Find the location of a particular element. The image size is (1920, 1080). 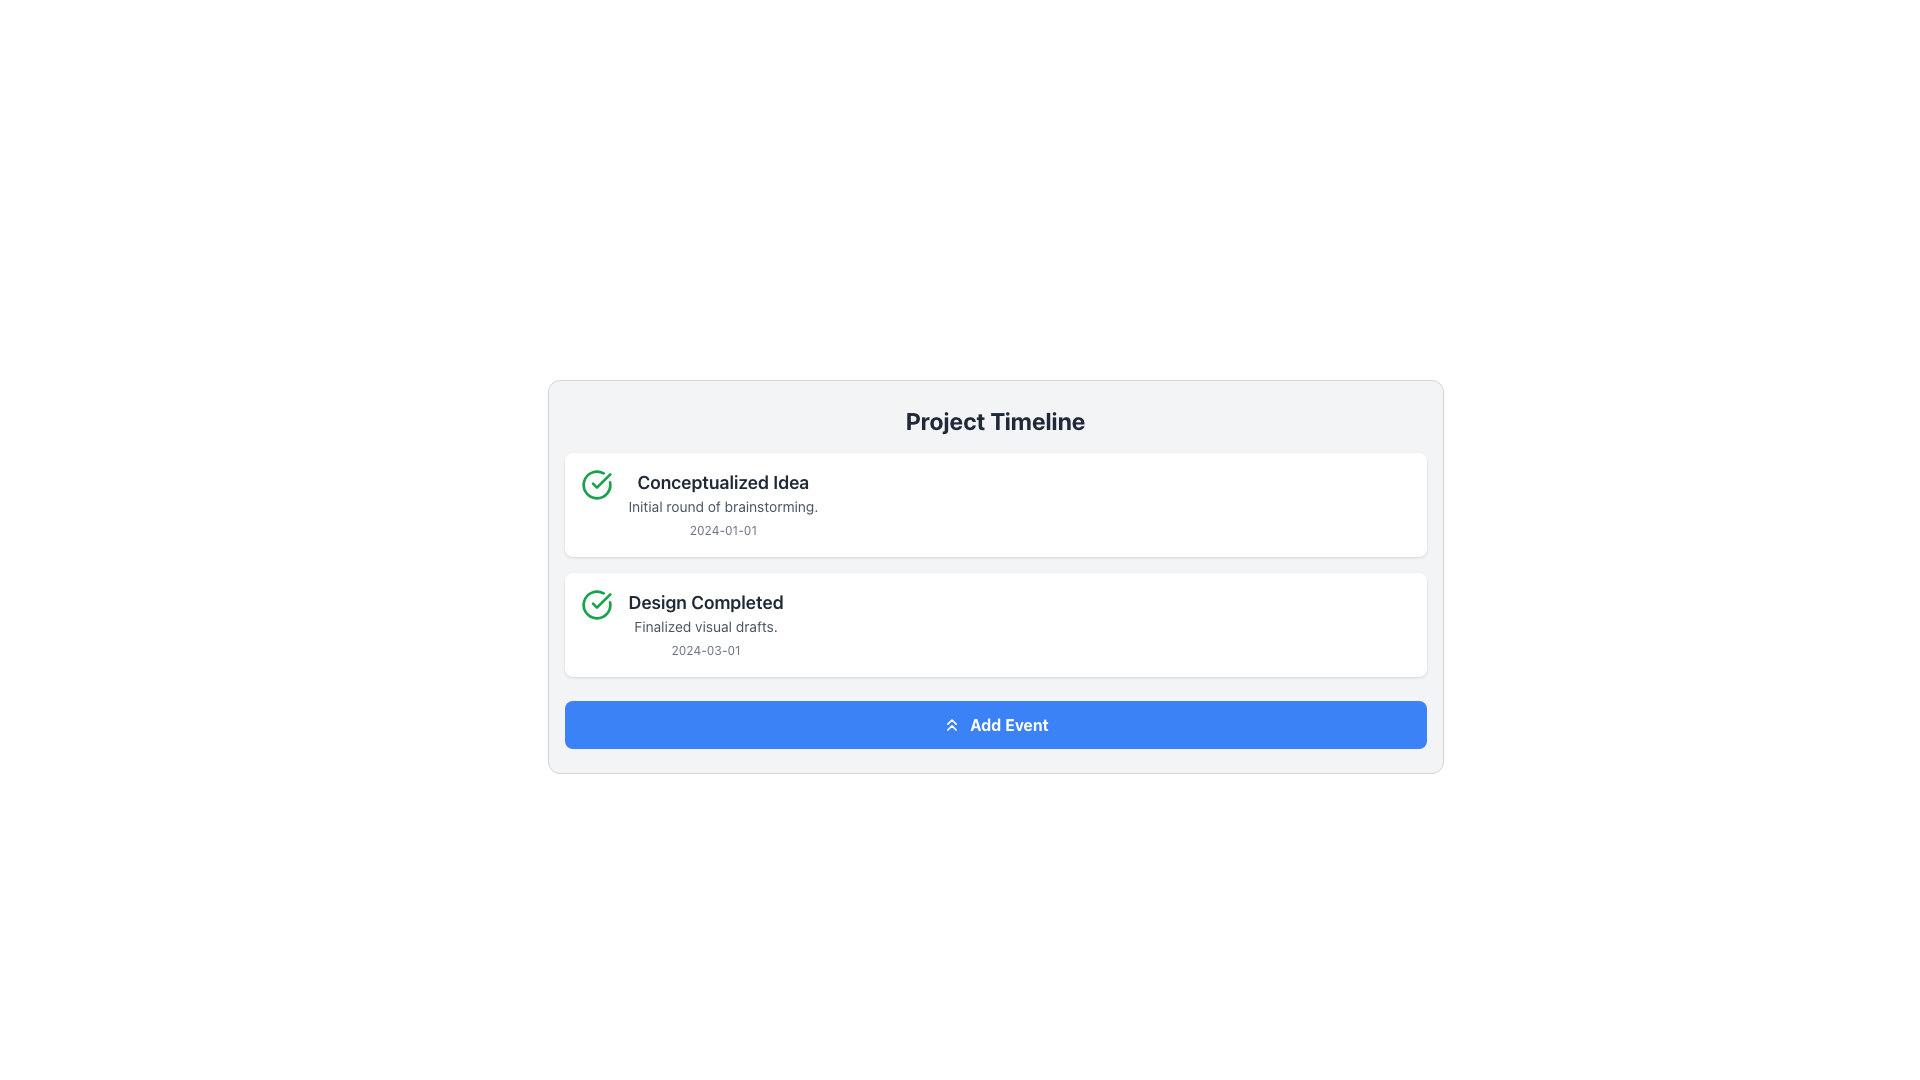

the static text label that indicates the date associated with the 'Design Completed' milestone, located beneath 'Finalized visual drafts.' is located at coordinates (706, 650).